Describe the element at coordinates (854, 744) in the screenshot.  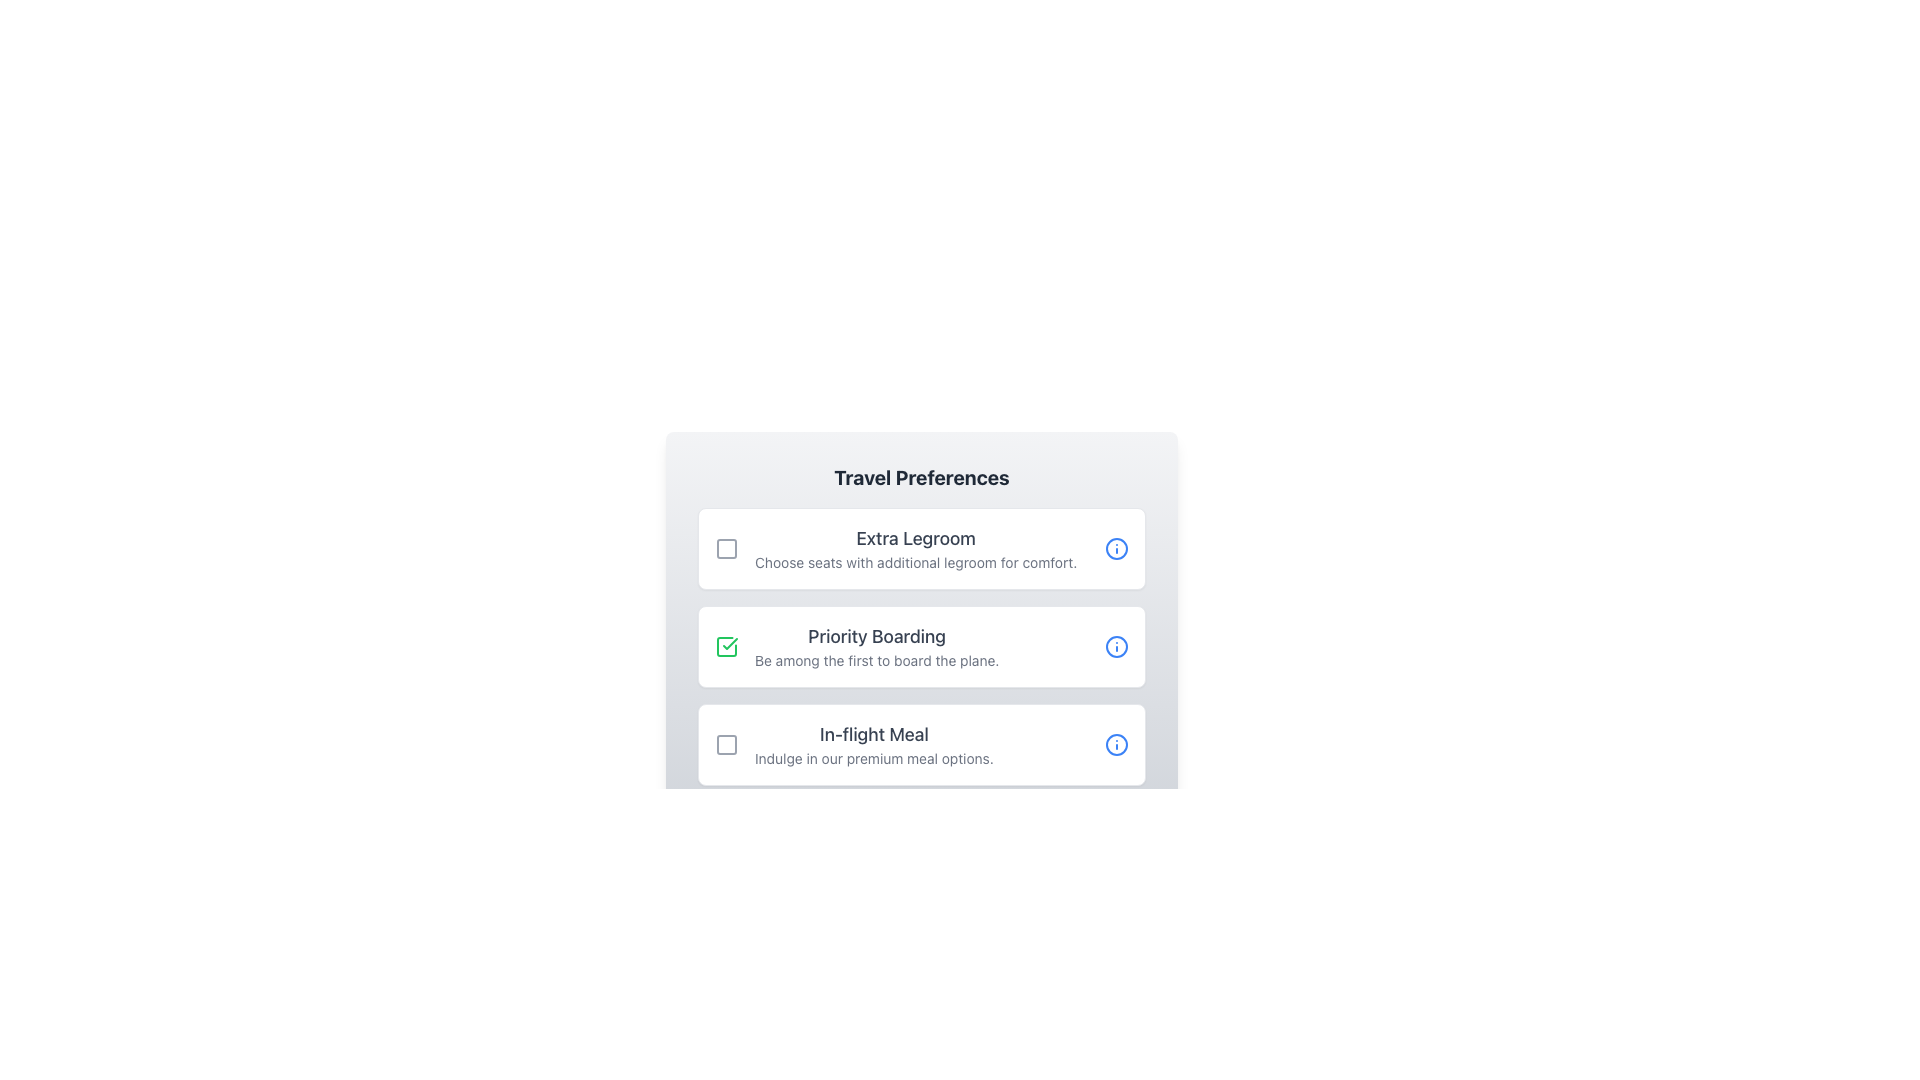
I see `the info icon in the 'In-flight Meal' option card` at that location.